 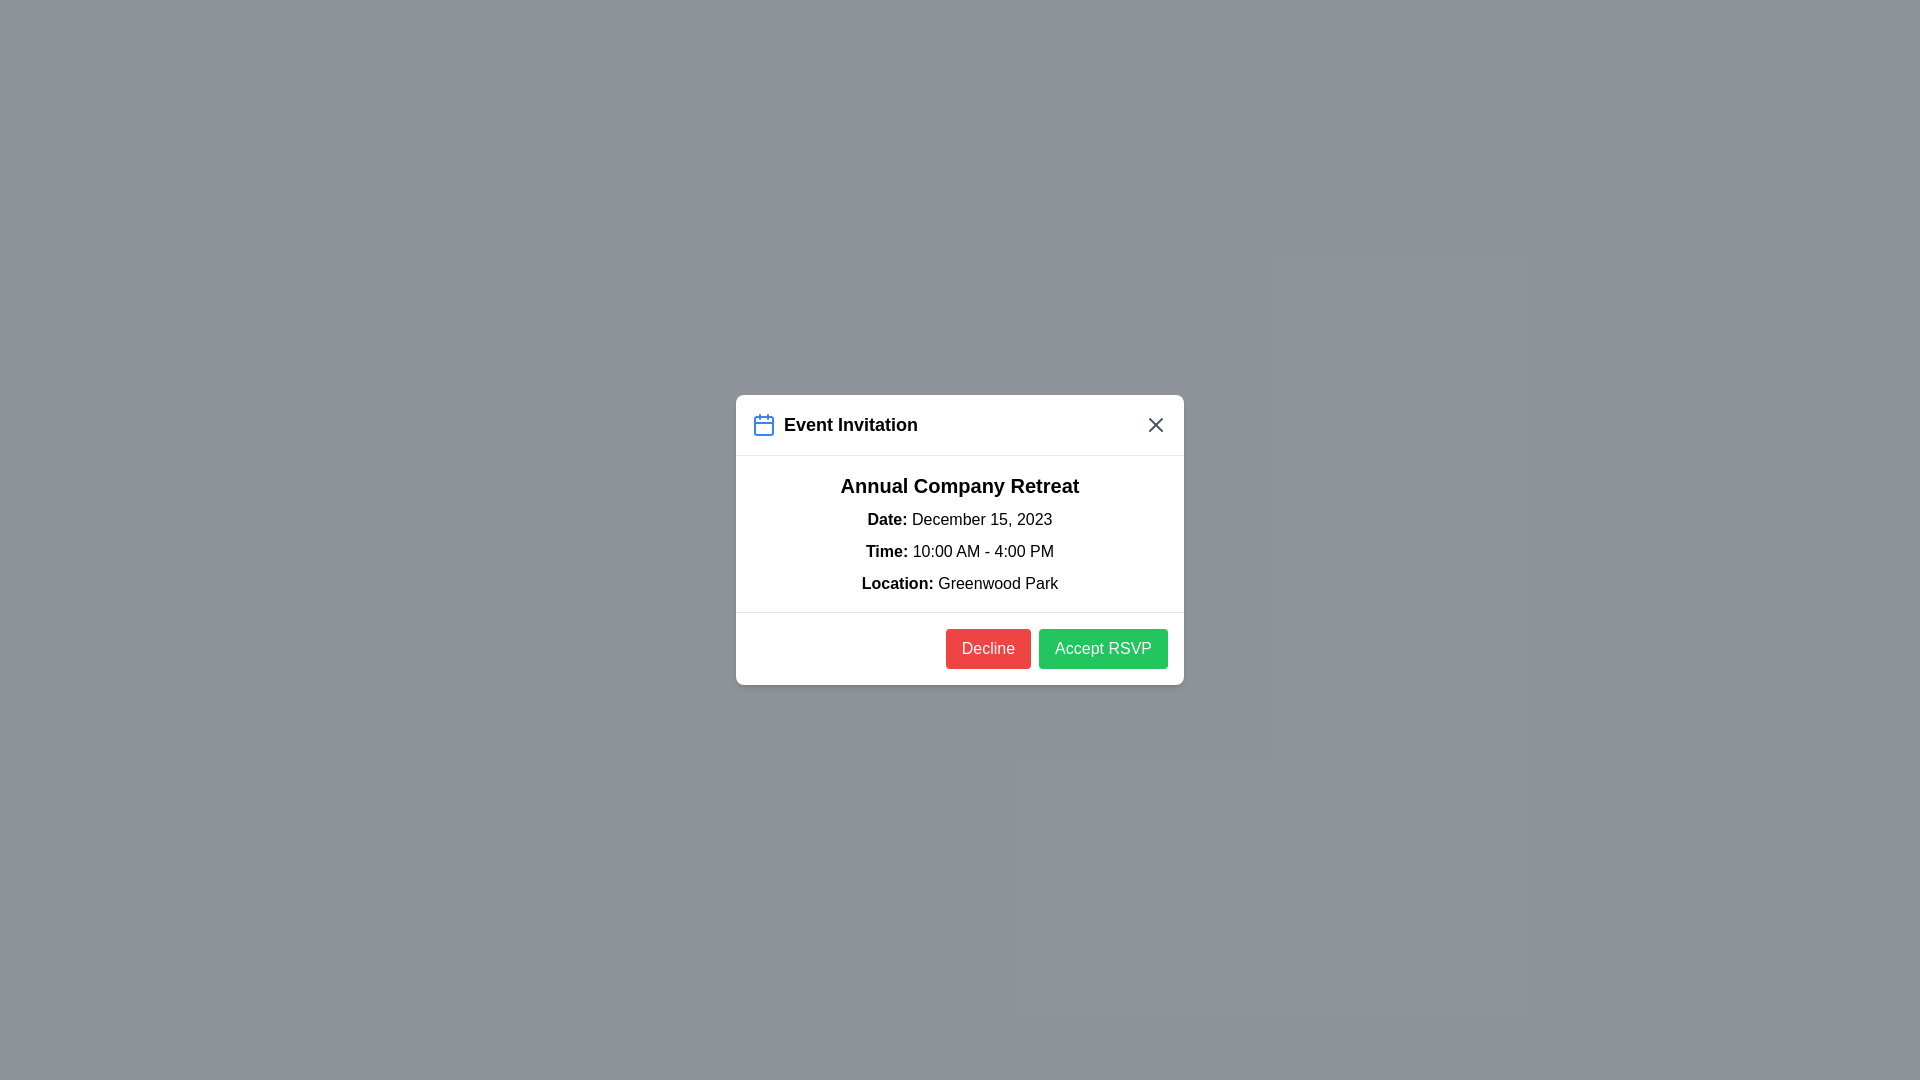 I want to click on the static text that provides location details for an event, located in the bottom part of the informational box below the 'Time' descriptor, so click(x=960, y=583).